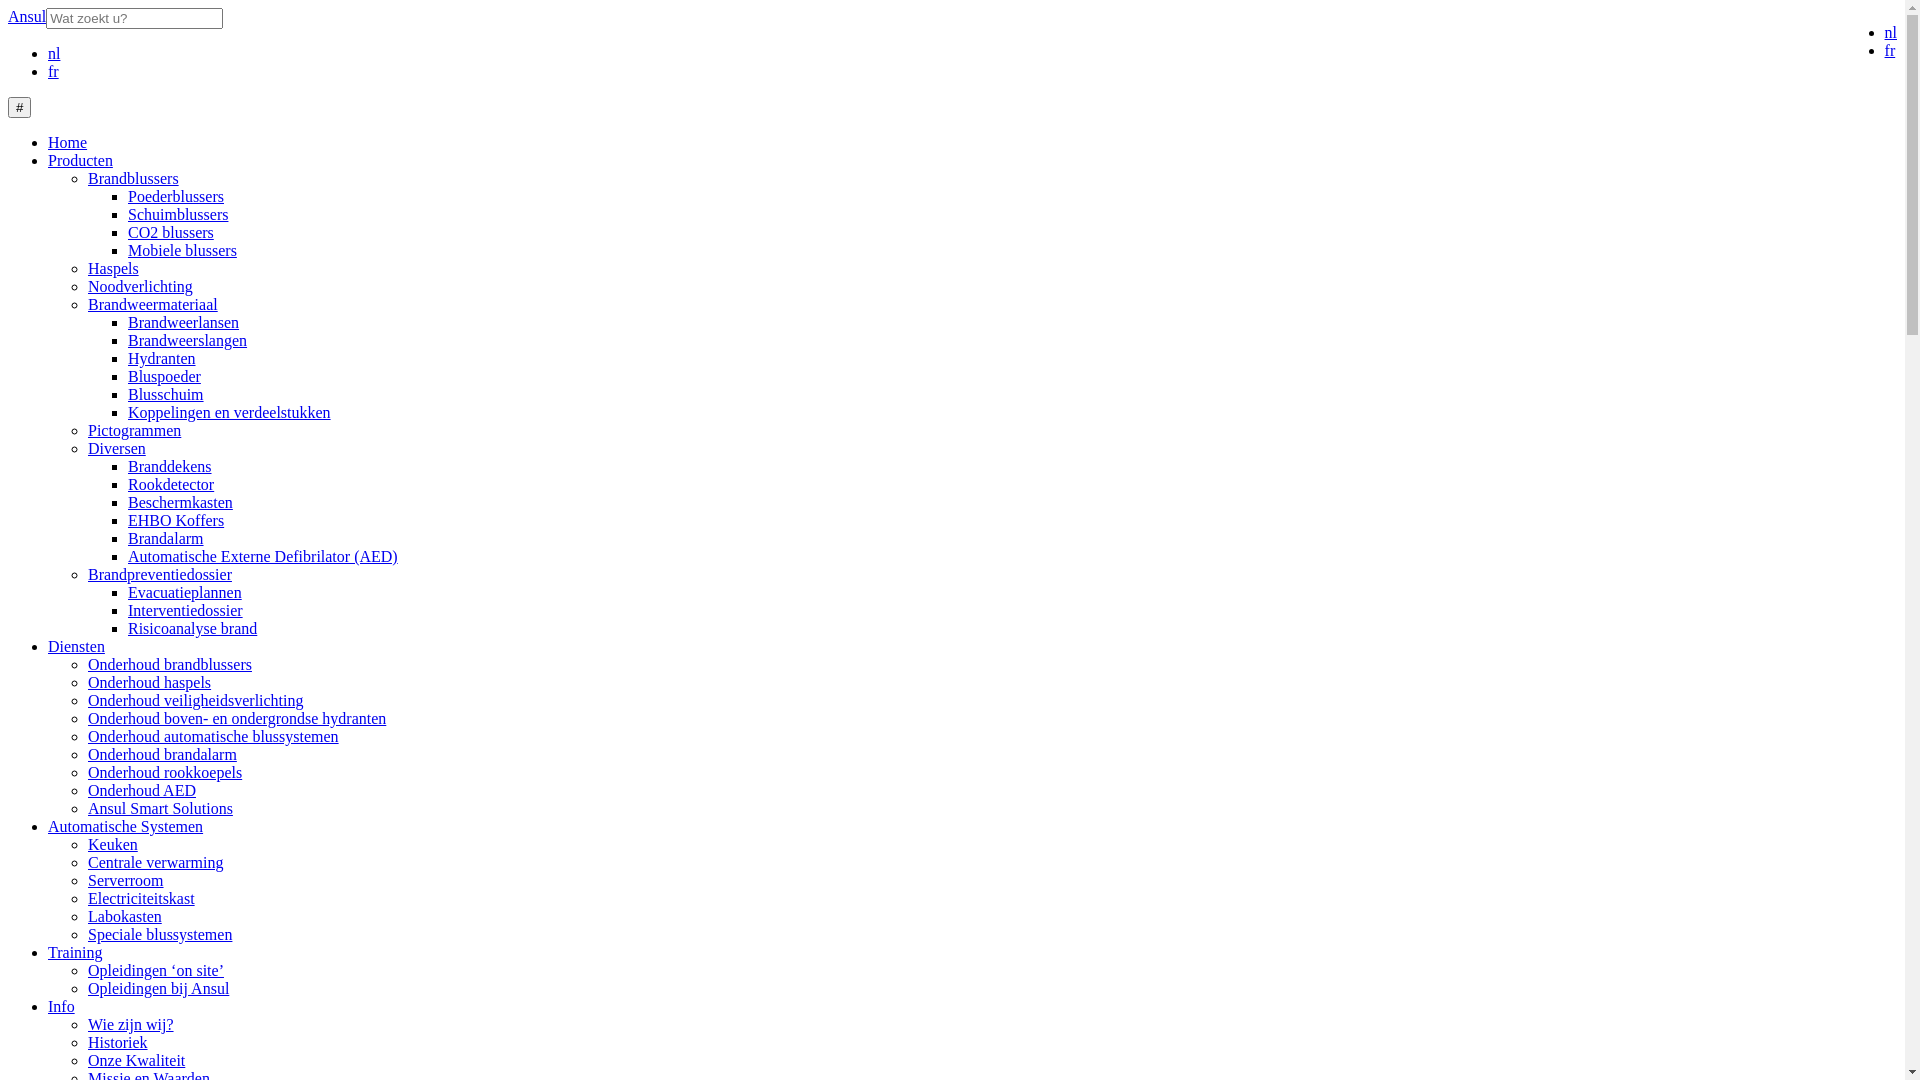 This screenshot has height=1080, width=1920. What do you see at coordinates (61, 1006) in the screenshot?
I see `'Info'` at bounding box center [61, 1006].